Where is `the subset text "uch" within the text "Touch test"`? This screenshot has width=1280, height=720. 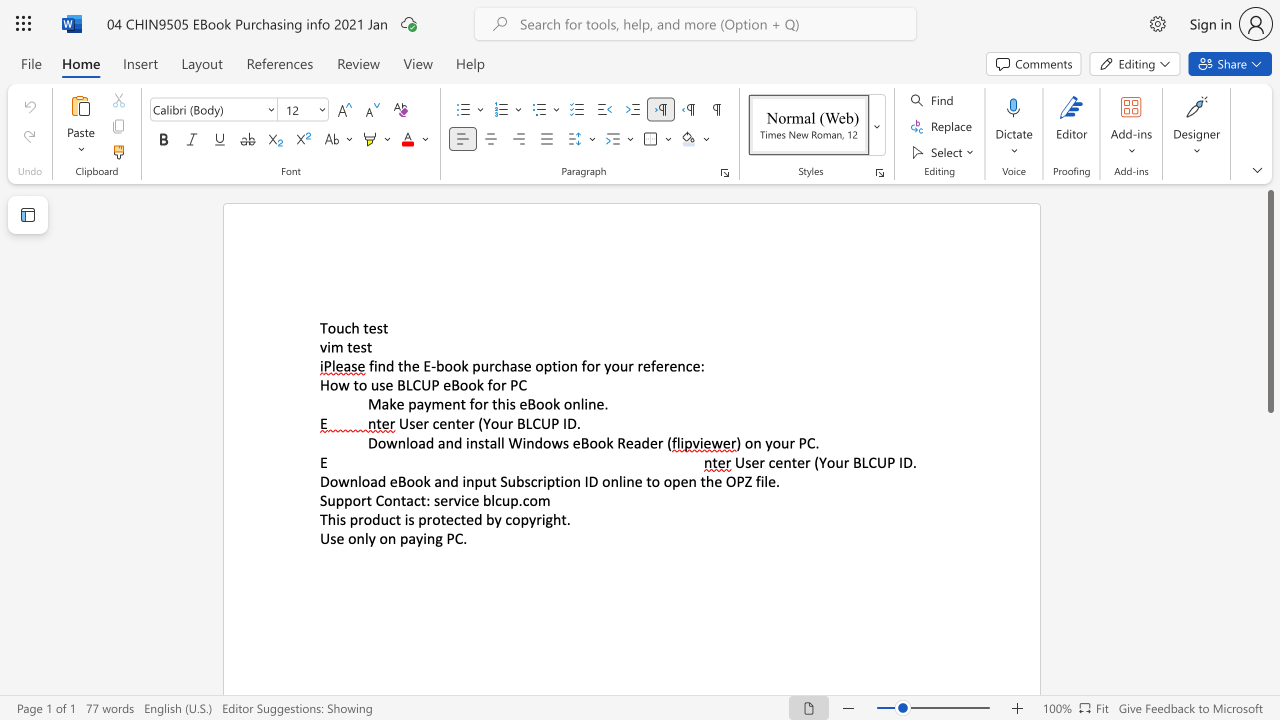
the subset text "uch" within the text "Touch test" is located at coordinates (336, 327).